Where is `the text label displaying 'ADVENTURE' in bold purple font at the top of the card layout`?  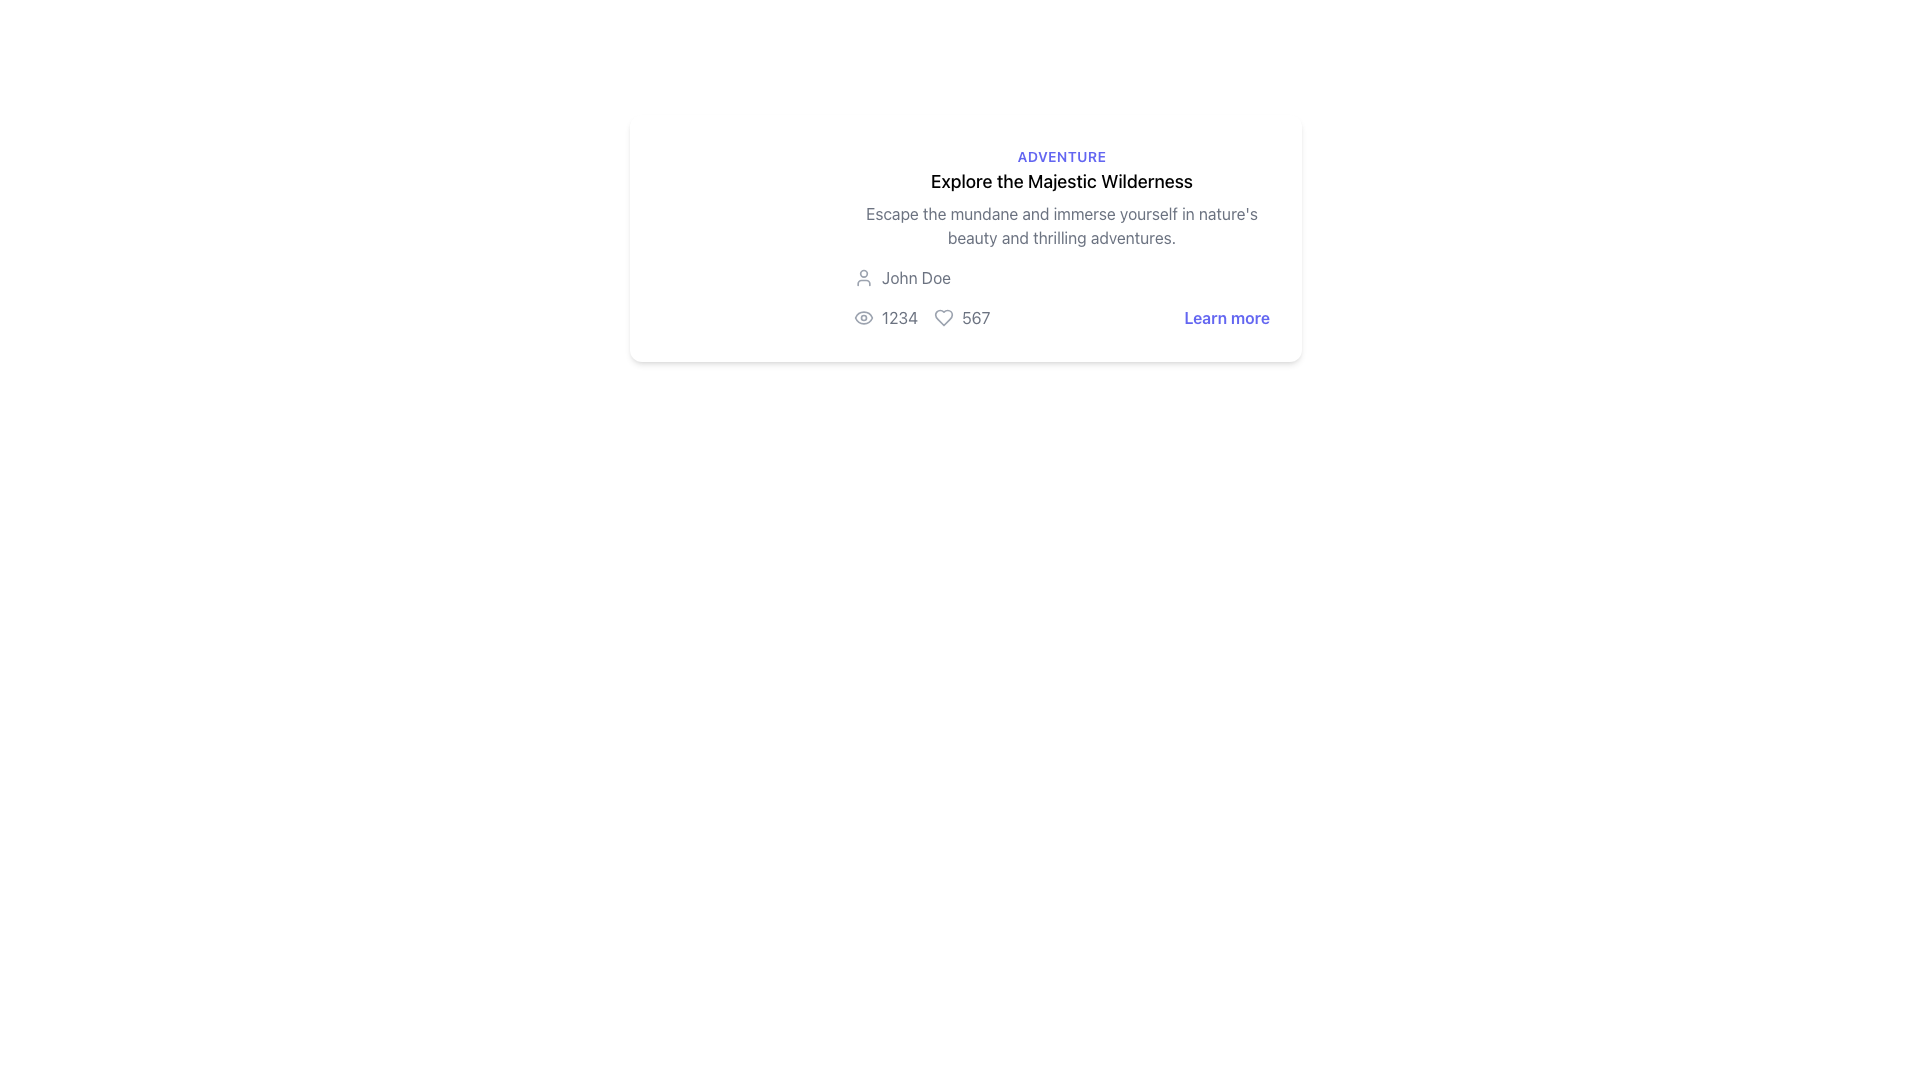
the text label displaying 'ADVENTURE' in bold purple font at the top of the card layout is located at coordinates (1060, 156).